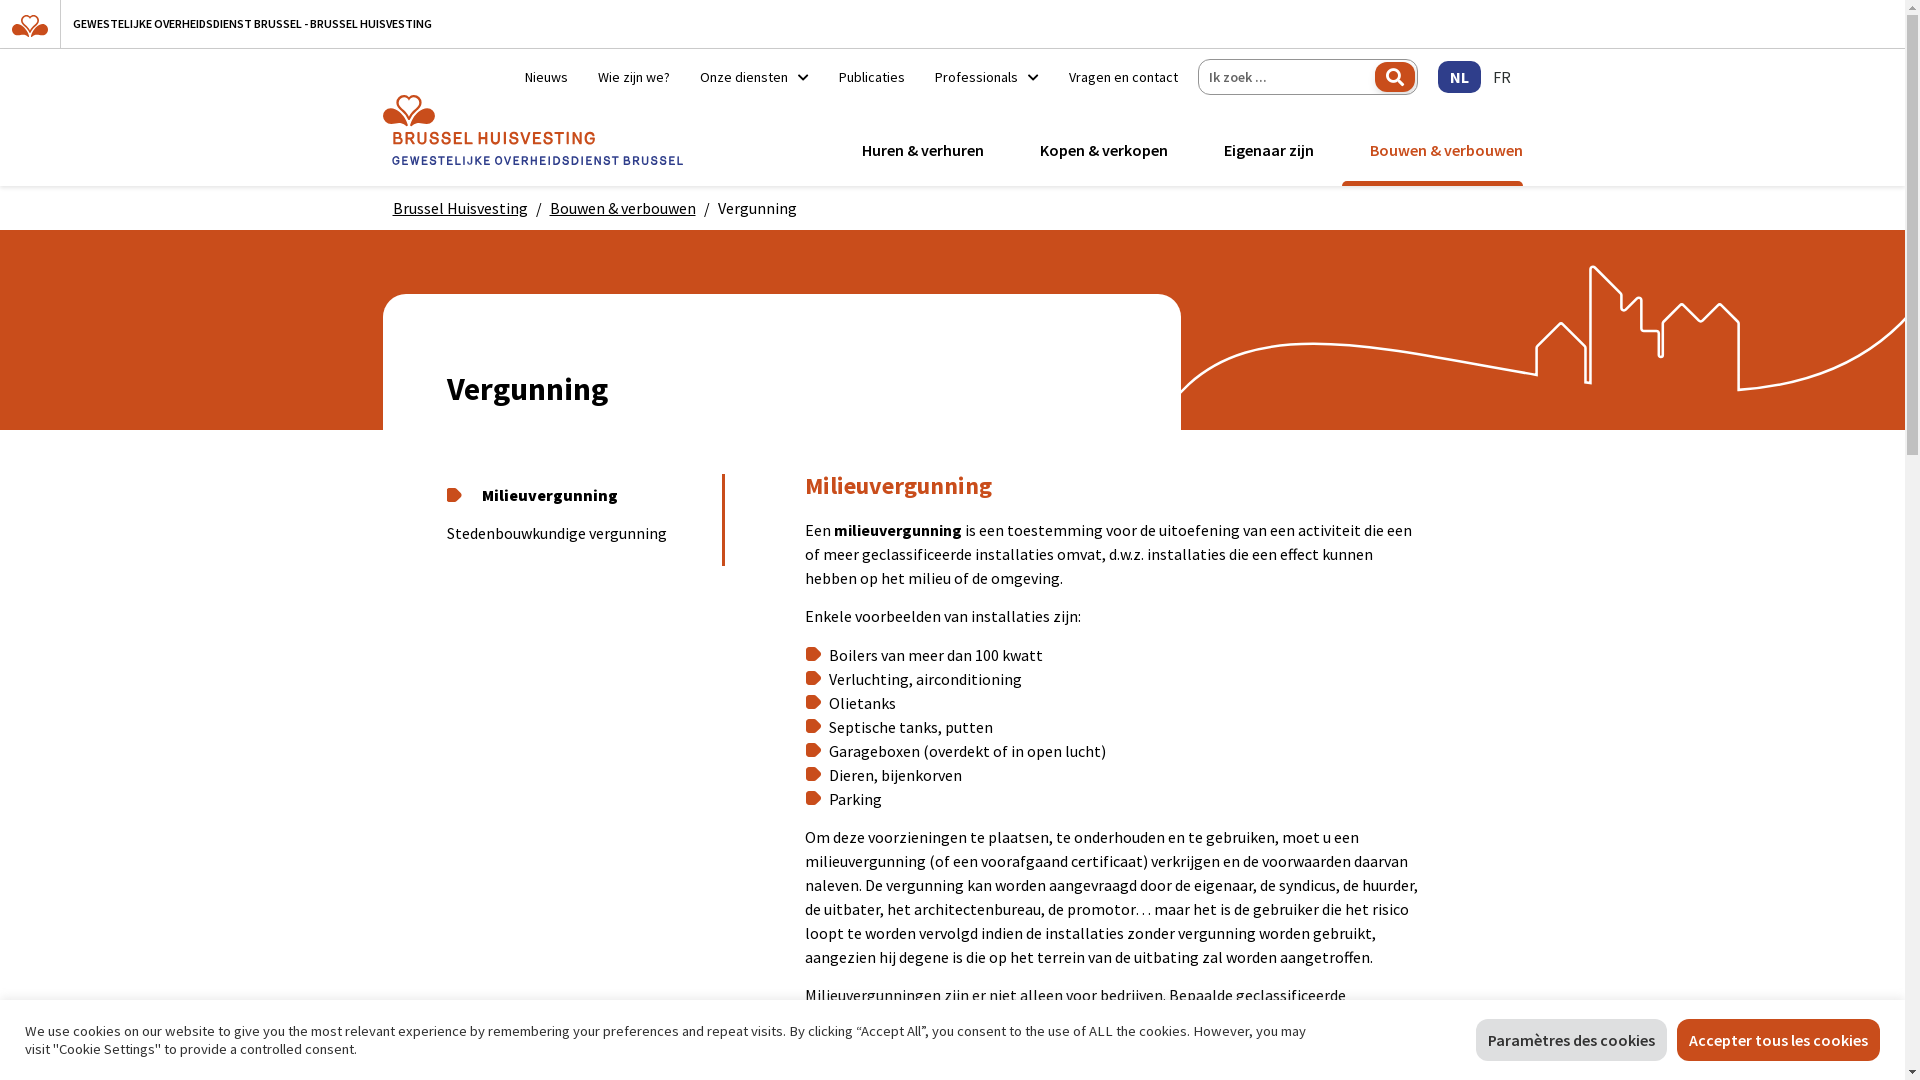  Describe the element at coordinates (1032, 149) in the screenshot. I see `'Kopen & verkopen'` at that location.